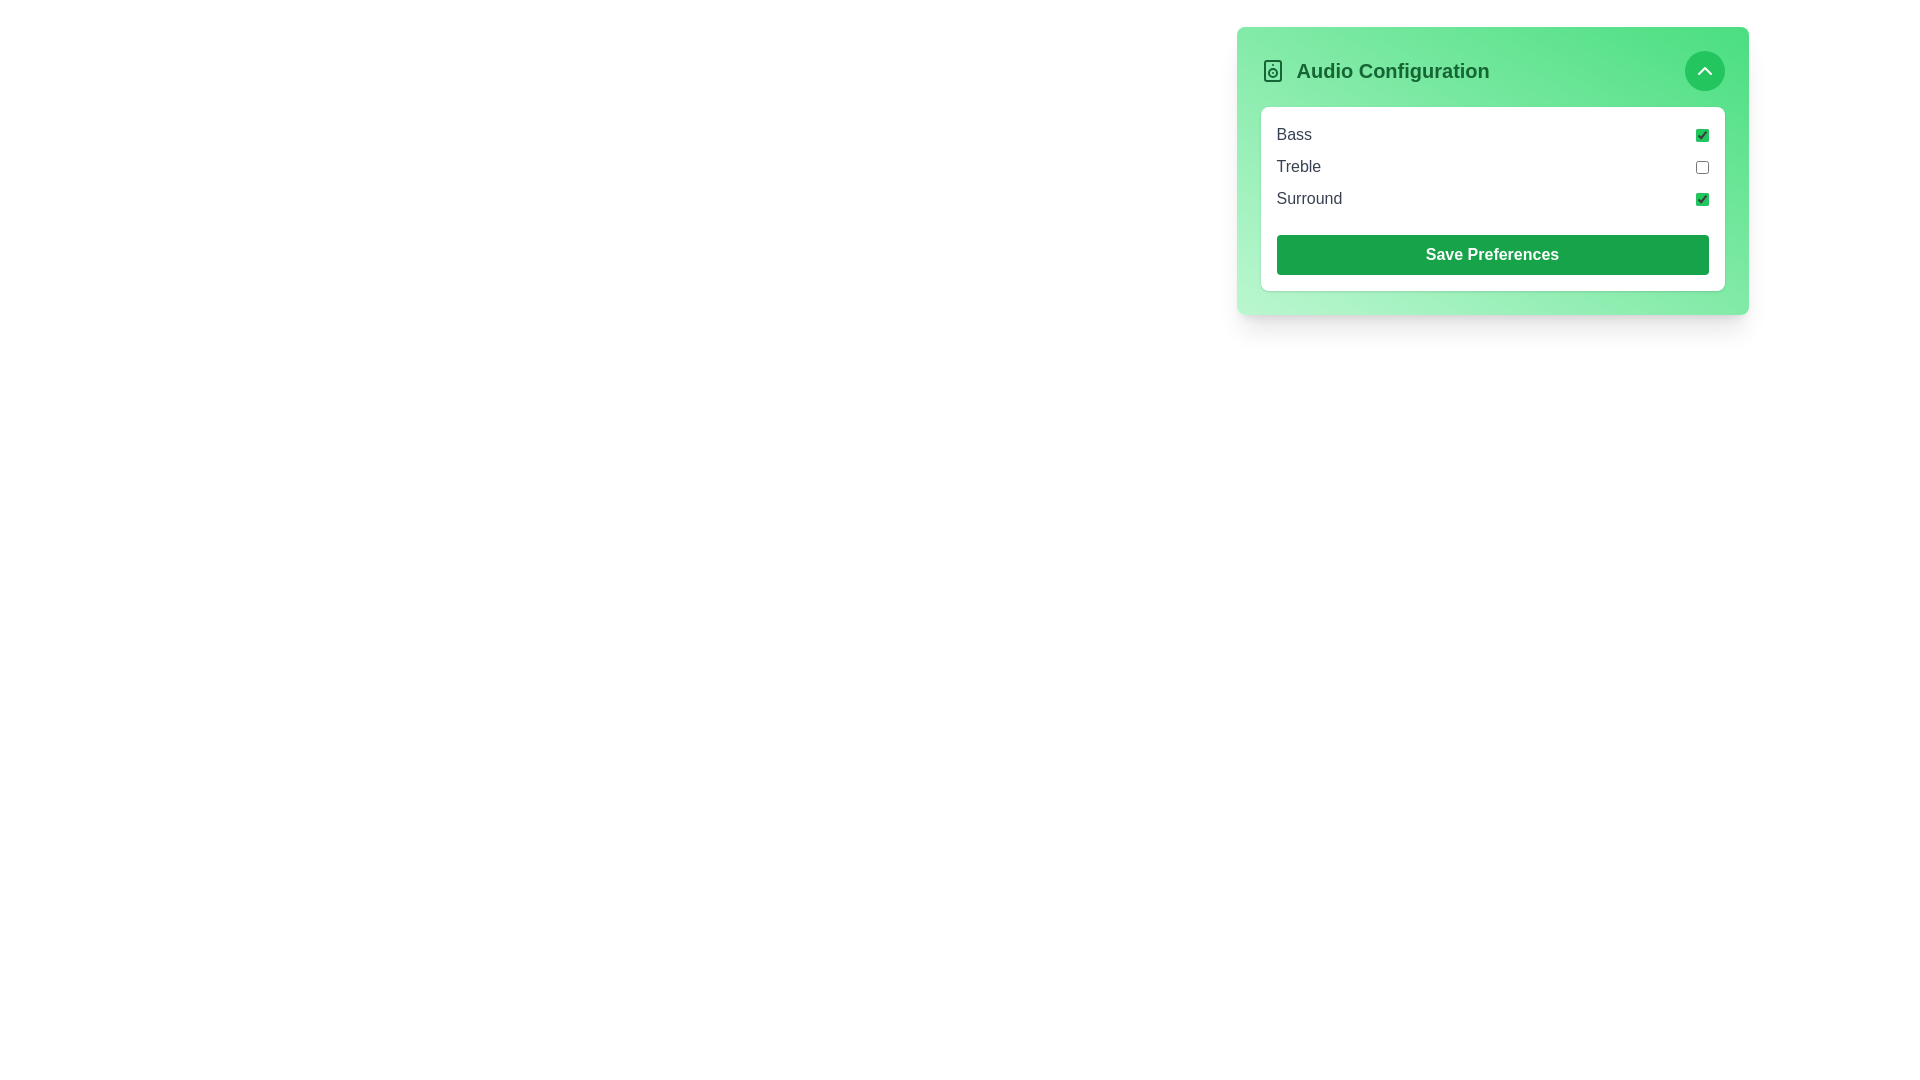  What do you see at coordinates (1309, 199) in the screenshot?
I see `text content of the Text Label indicating the 'Surround' feature in the Audio Configuration section, which is positioned next to its corresponding checkbox` at bounding box center [1309, 199].